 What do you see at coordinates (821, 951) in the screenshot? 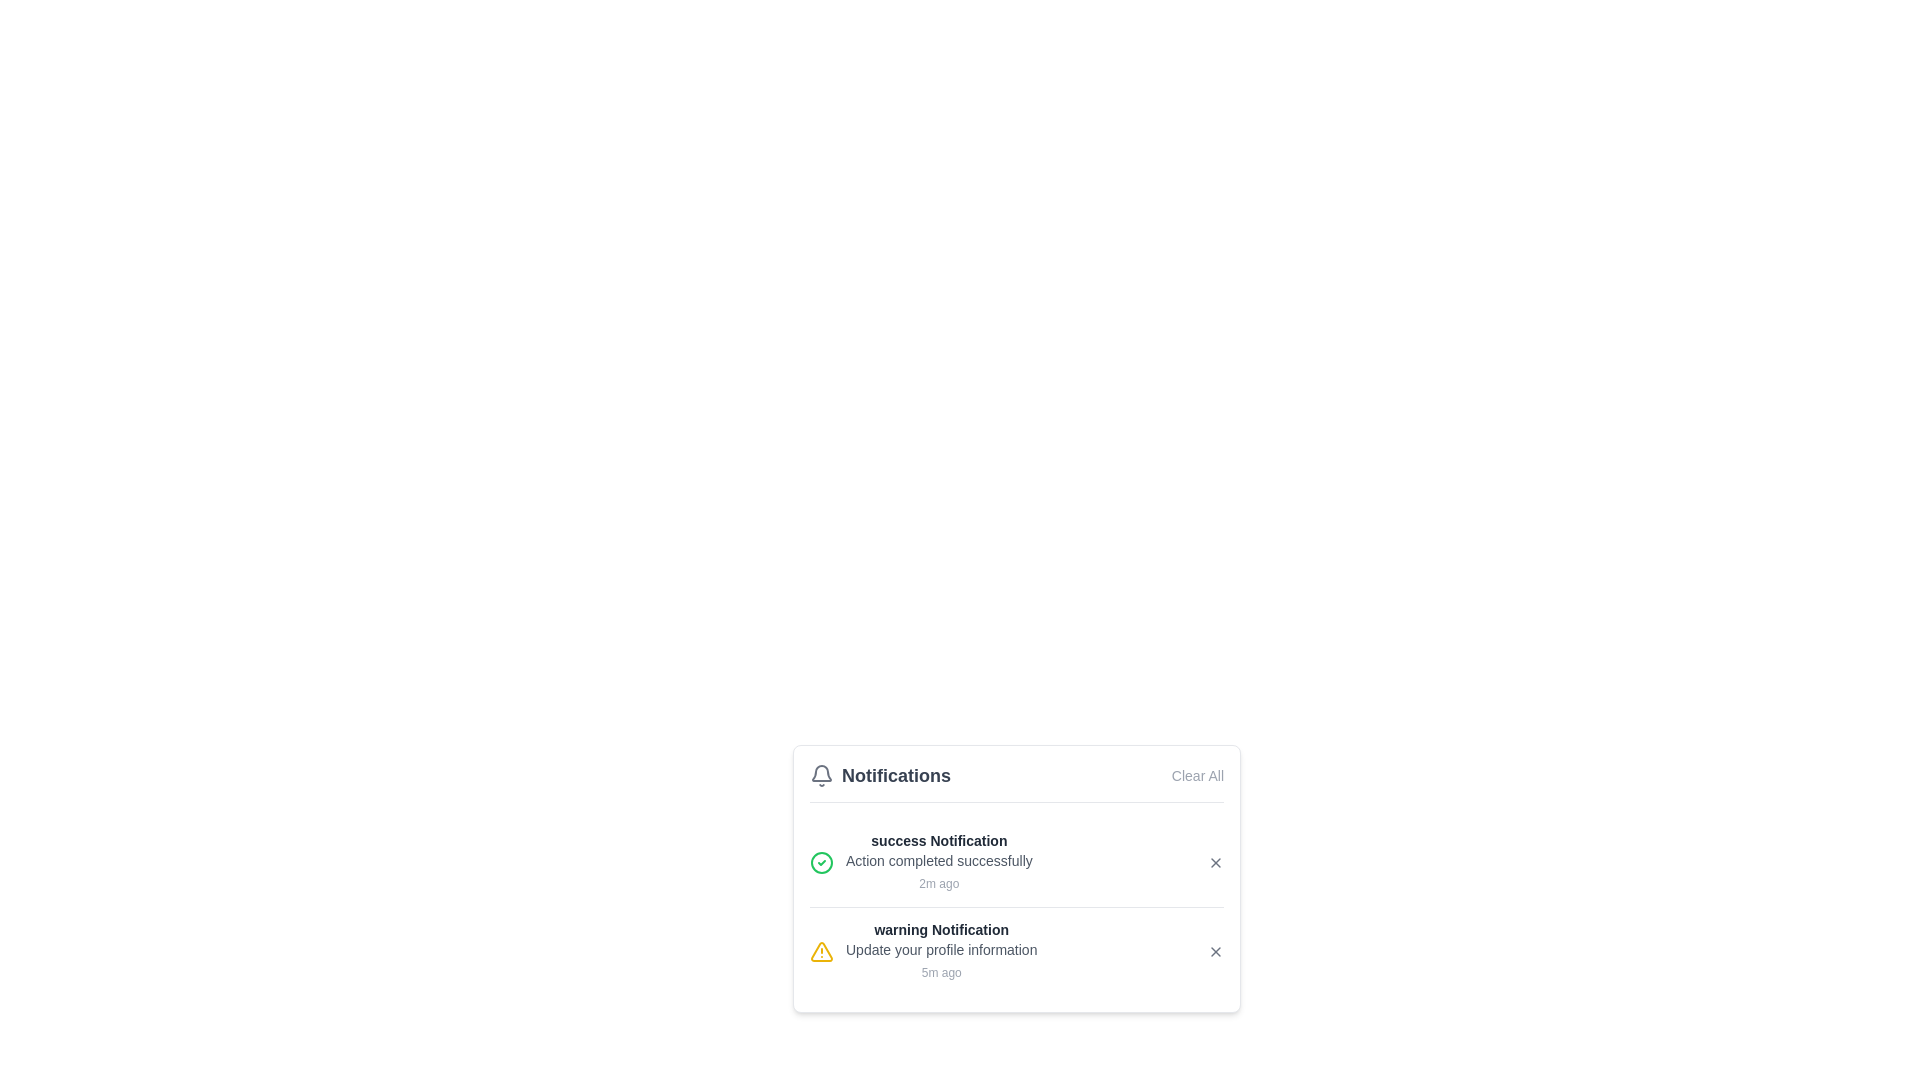
I see `the warning notification icon located at the leftmost side of the warning notification entry in the notifications list` at bounding box center [821, 951].